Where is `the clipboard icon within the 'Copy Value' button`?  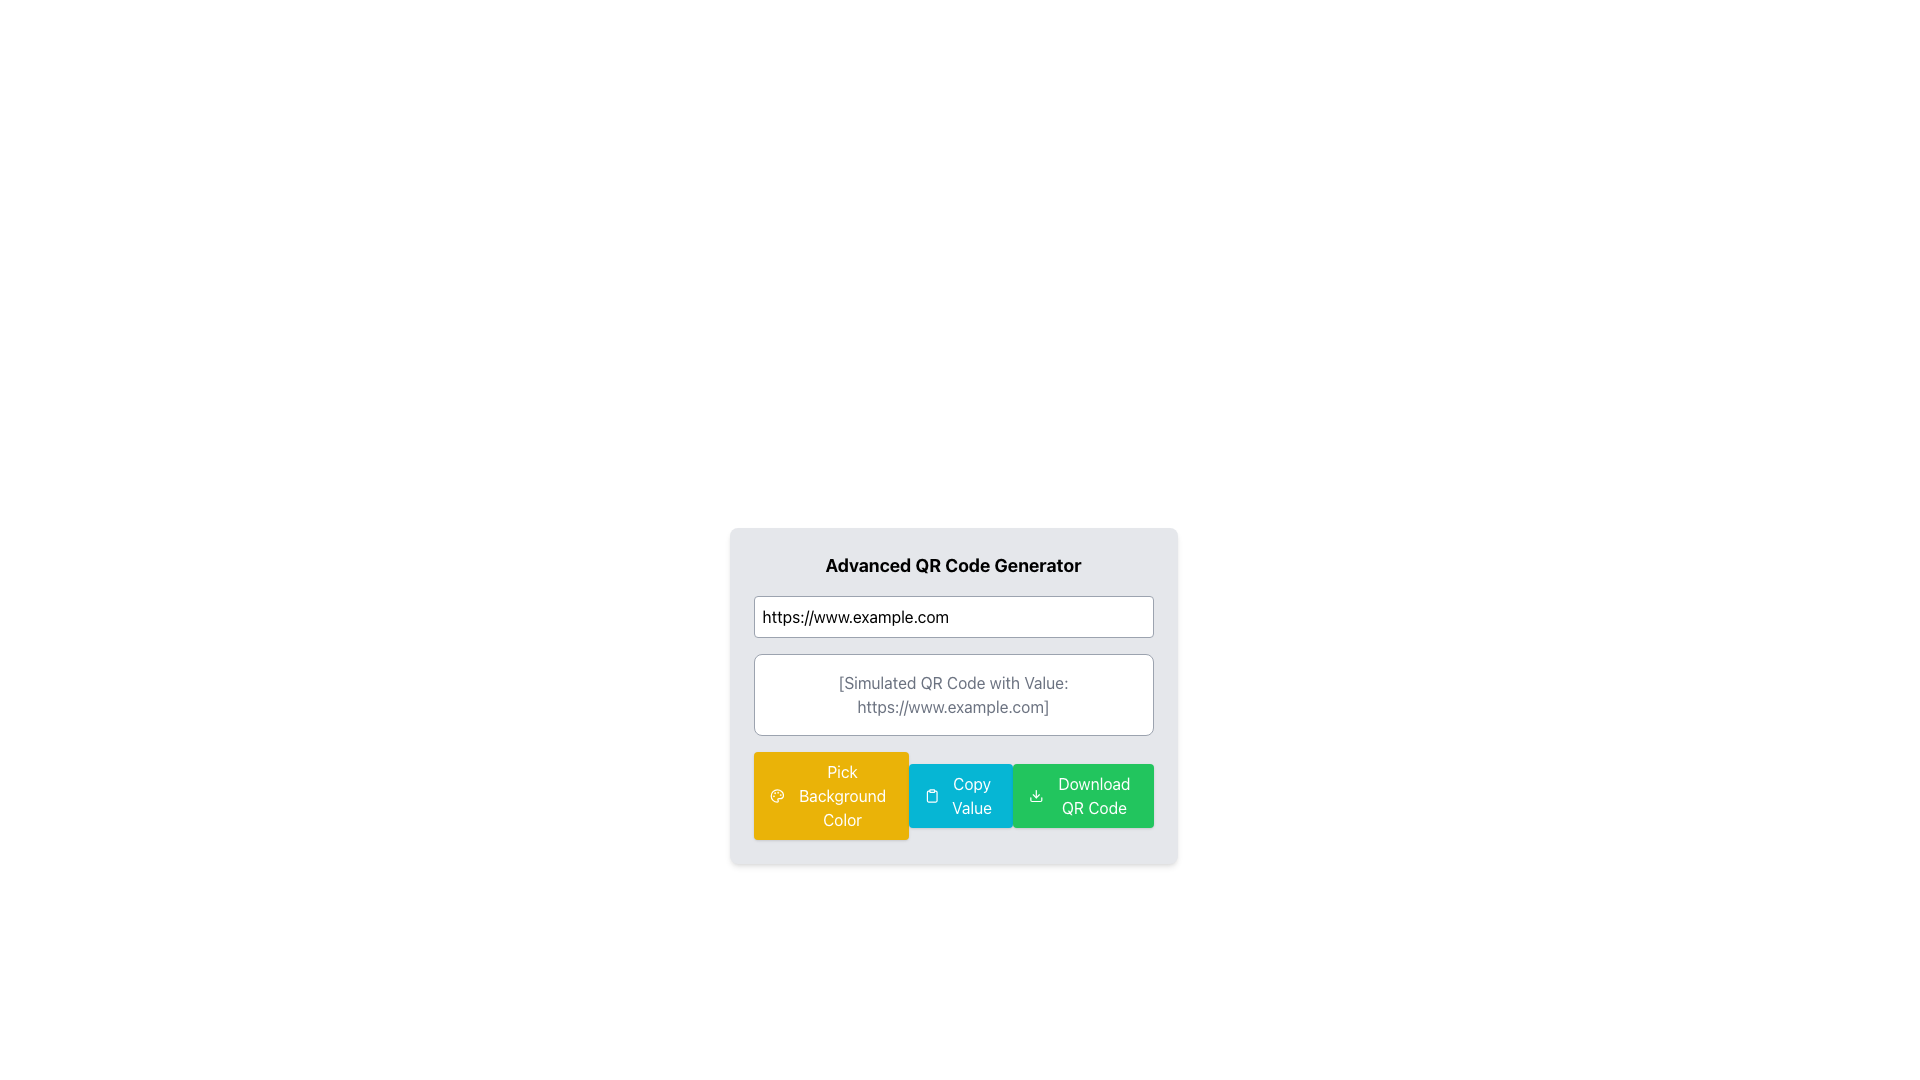 the clipboard icon within the 'Copy Value' button is located at coordinates (931, 794).